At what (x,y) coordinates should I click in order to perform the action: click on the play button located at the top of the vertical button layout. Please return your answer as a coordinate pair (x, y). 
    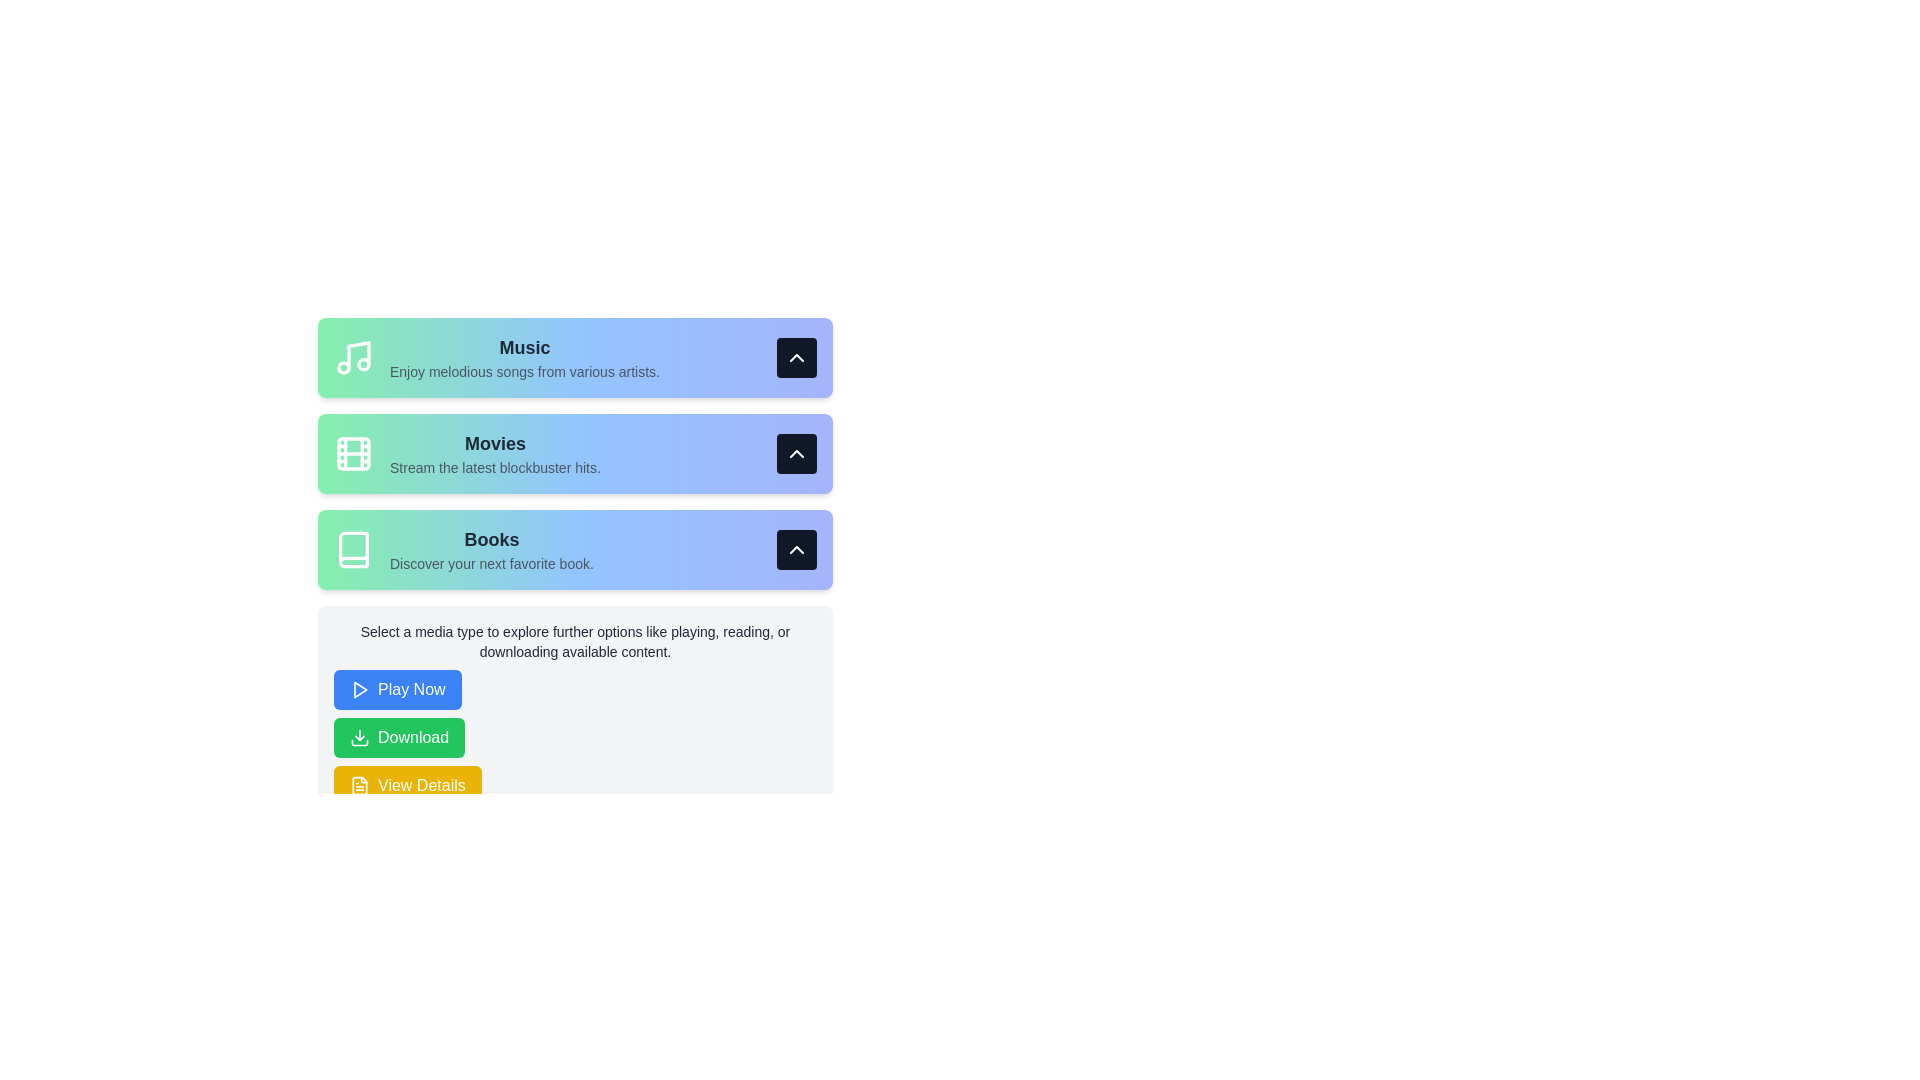
    Looking at the image, I should click on (397, 689).